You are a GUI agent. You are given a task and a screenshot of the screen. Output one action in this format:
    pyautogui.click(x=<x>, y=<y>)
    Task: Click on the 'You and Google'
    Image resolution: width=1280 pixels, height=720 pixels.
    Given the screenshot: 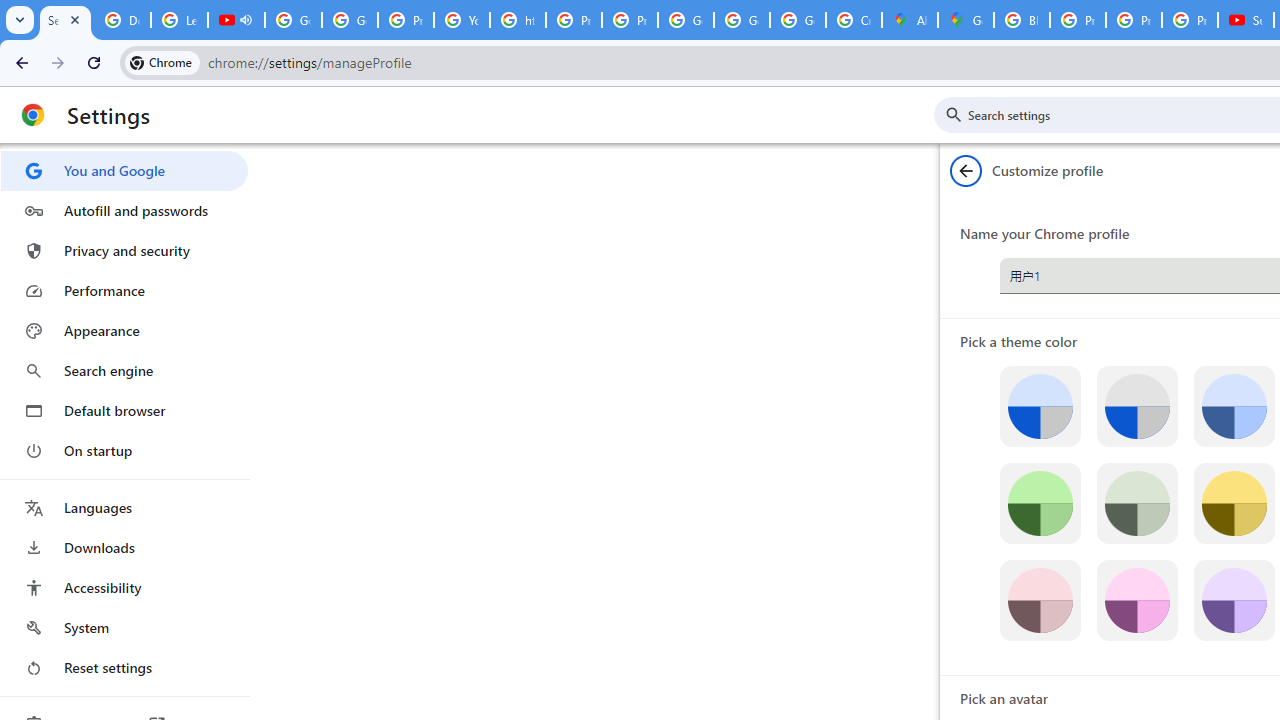 What is the action you would take?
    pyautogui.click(x=123, y=170)
    